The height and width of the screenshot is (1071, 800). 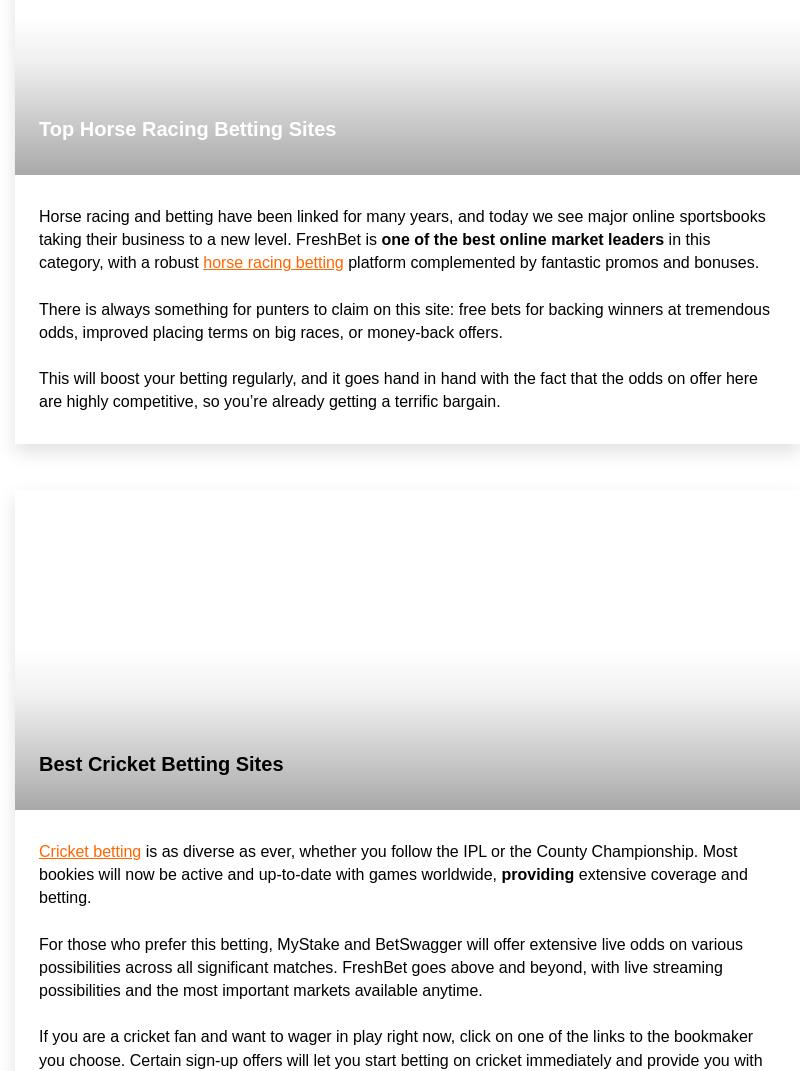 What do you see at coordinates (397, 389) in the screenshot?
I see `'This will boost your betting regularly, and it goes hand in hand with the fact that the odds on offer here are highly competitive, so you’re already getting a terrific bargain.'` at bounding box center [397, 389].